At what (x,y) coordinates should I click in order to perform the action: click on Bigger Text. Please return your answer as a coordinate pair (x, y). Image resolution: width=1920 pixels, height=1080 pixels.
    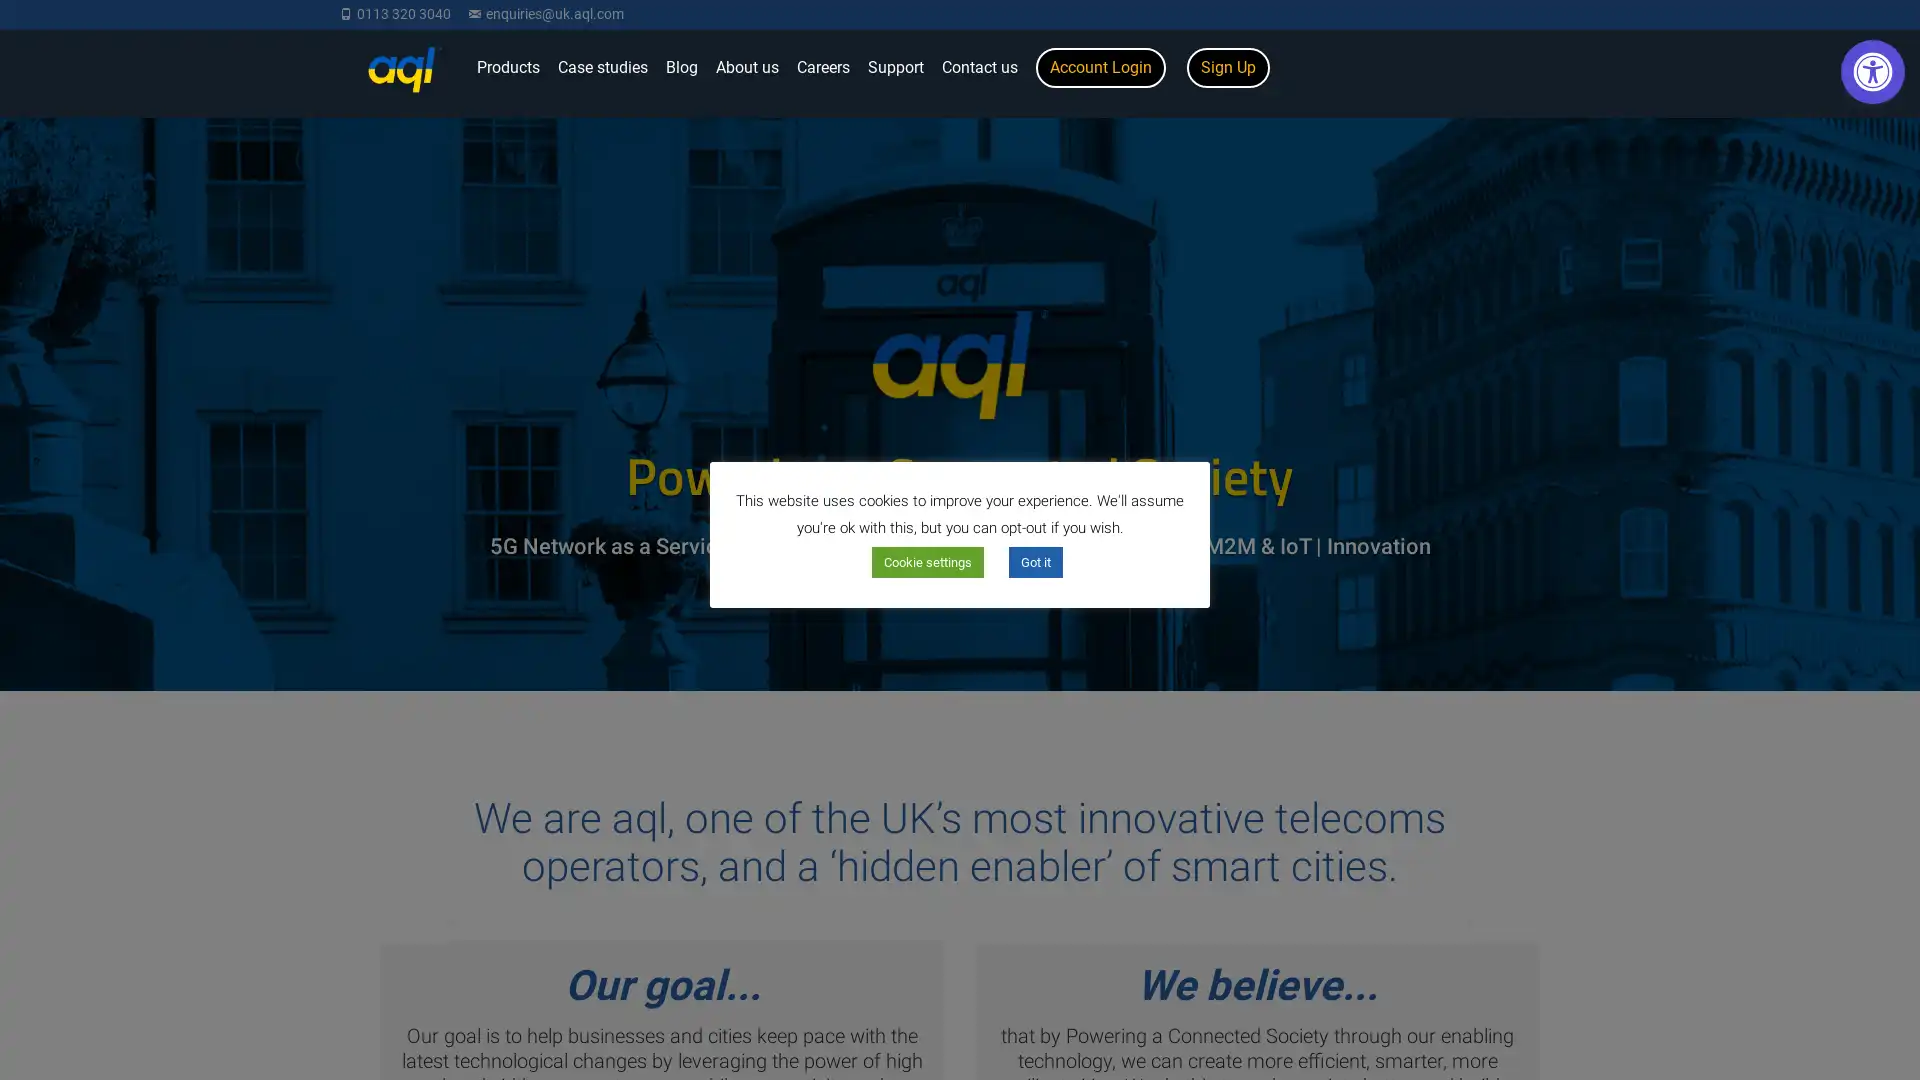
    Looking at the image, I should click on (1595, 135).